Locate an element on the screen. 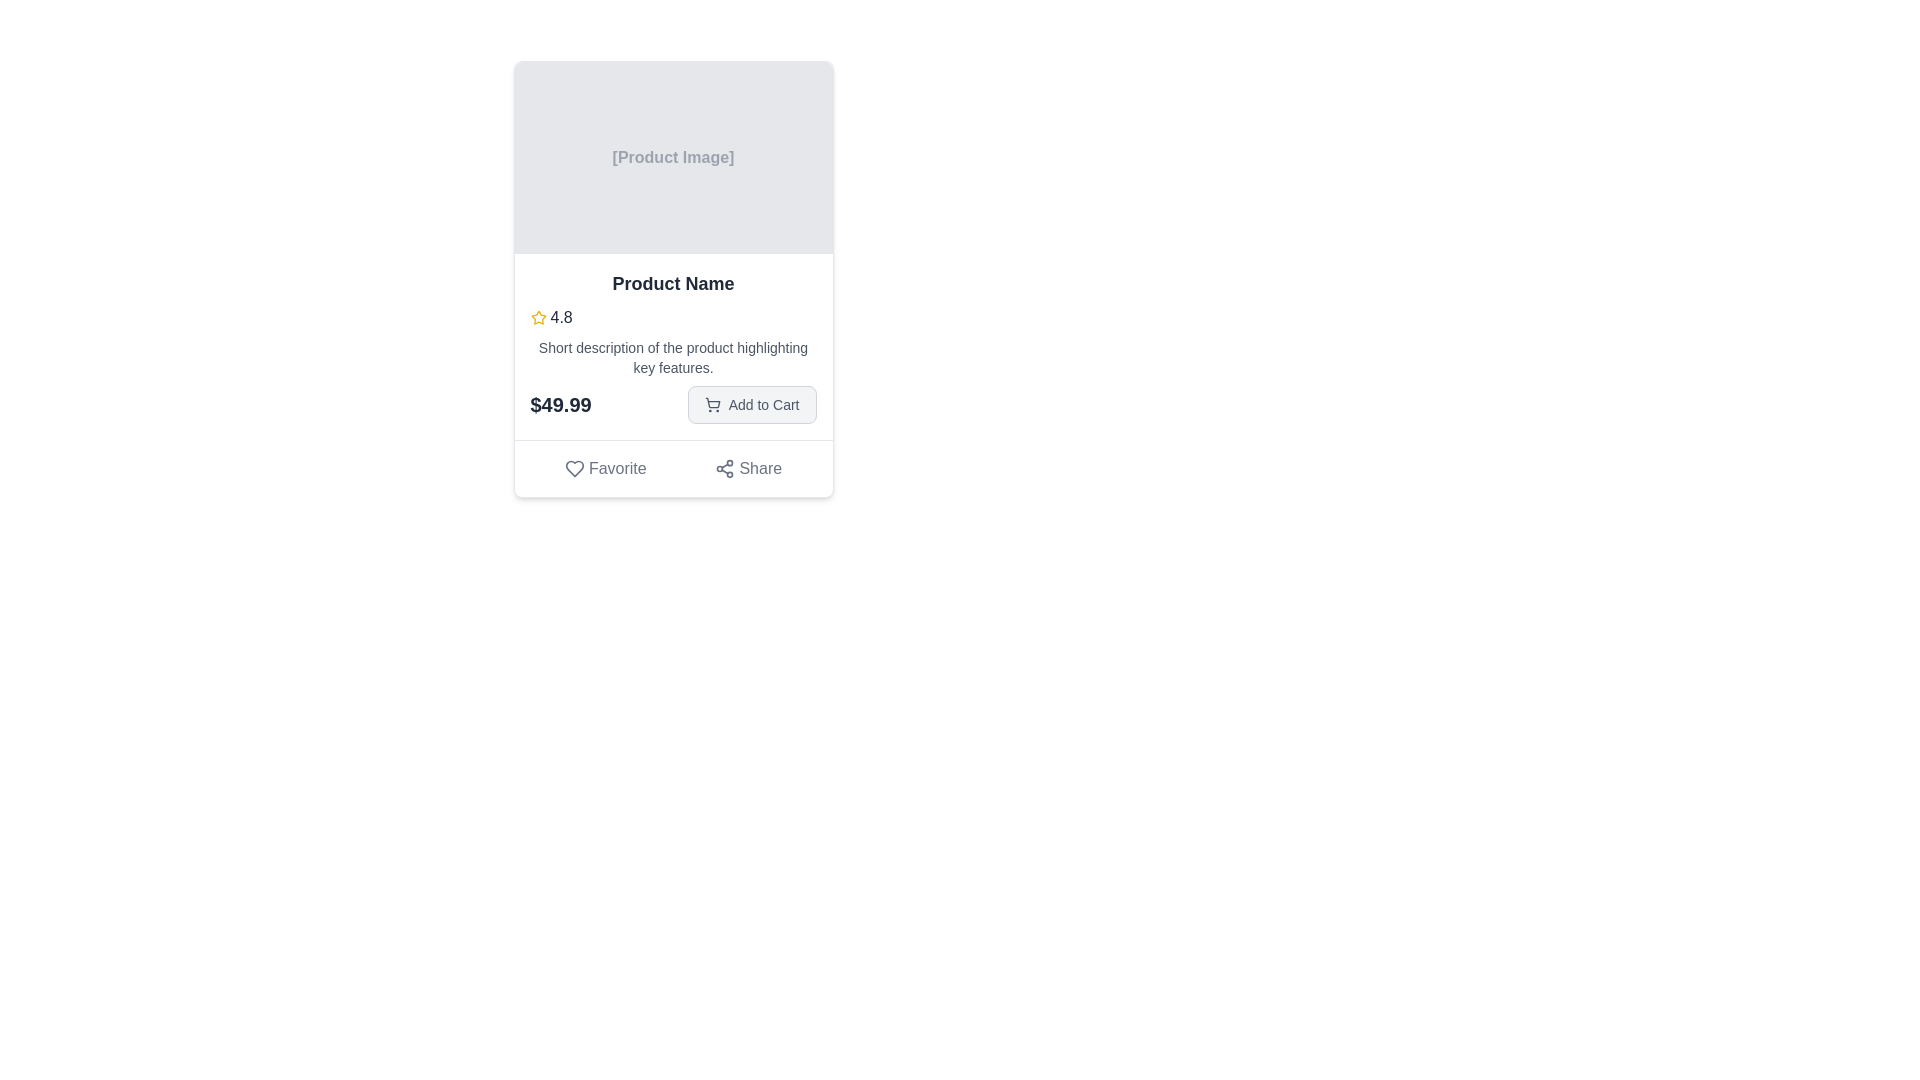 The width and height of the screenshot is (1920, 1080). the Text Display element showing the rating '4.8' which is gray and positioned next to a yellow star icon in the product description panel is located at coordinates (560, 316).